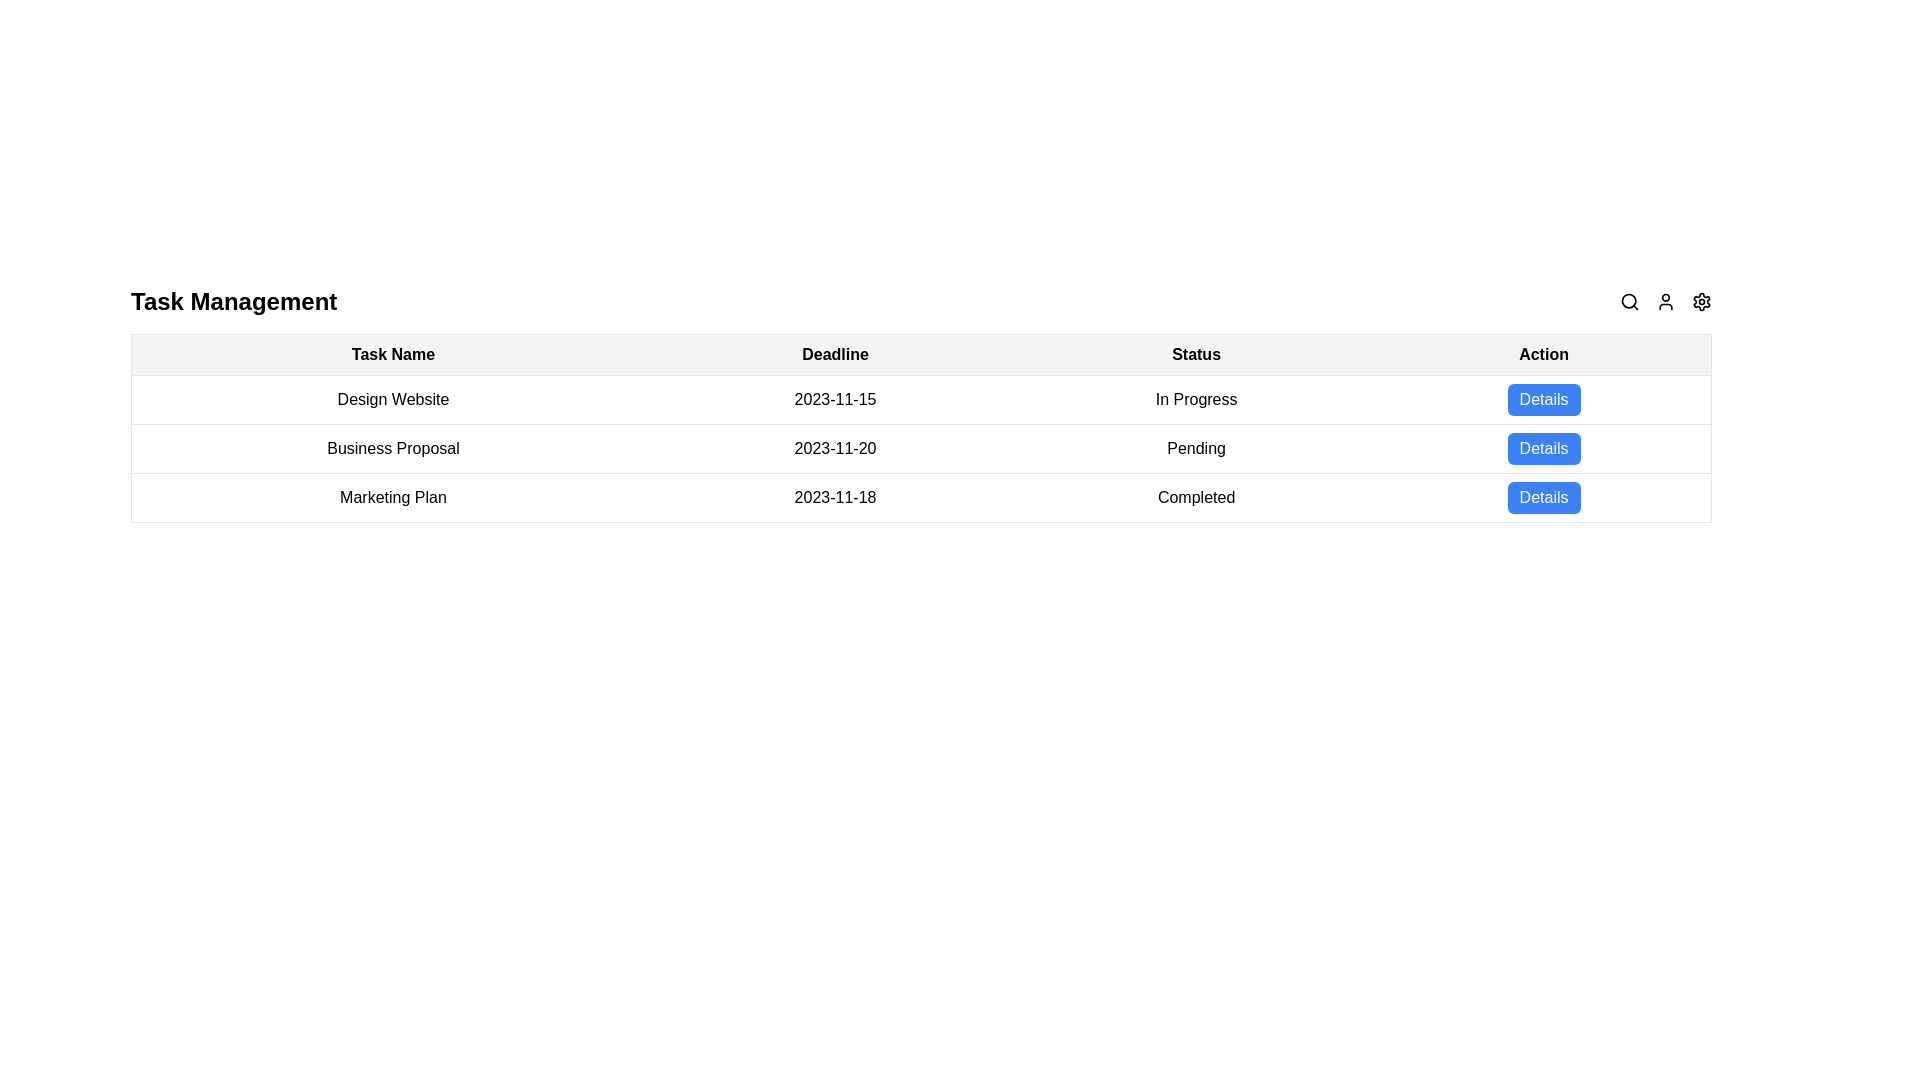 This screenshot has height=1080, width=1920. Describe the element at coordinates (1543, 400) in the screenshot. I see `the 'Details' button` at that location.